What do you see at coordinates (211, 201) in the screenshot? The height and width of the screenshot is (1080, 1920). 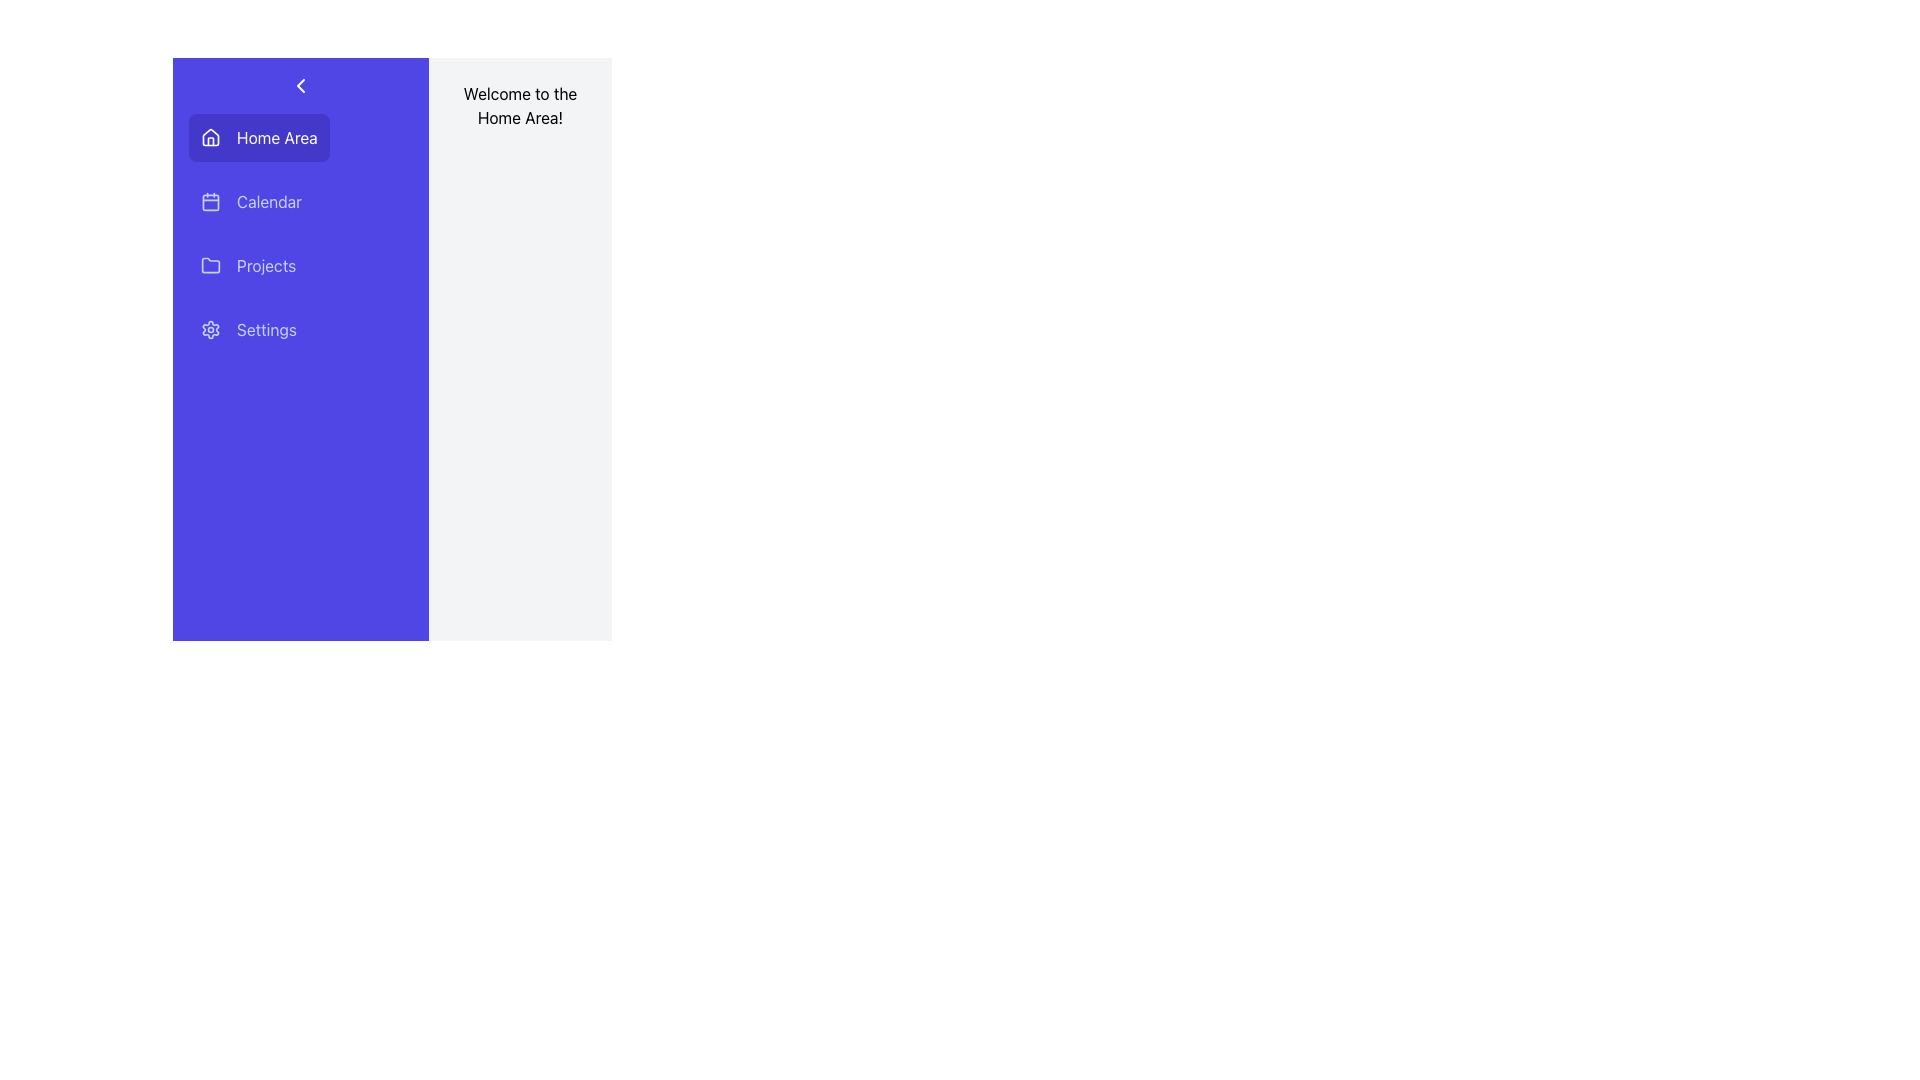 I see `the calendar icon, which is a square with rounded corners and two vertical lines at the top, located in the sidebar menu next to the 'Calendar' text` at bounding box center [211, 201].